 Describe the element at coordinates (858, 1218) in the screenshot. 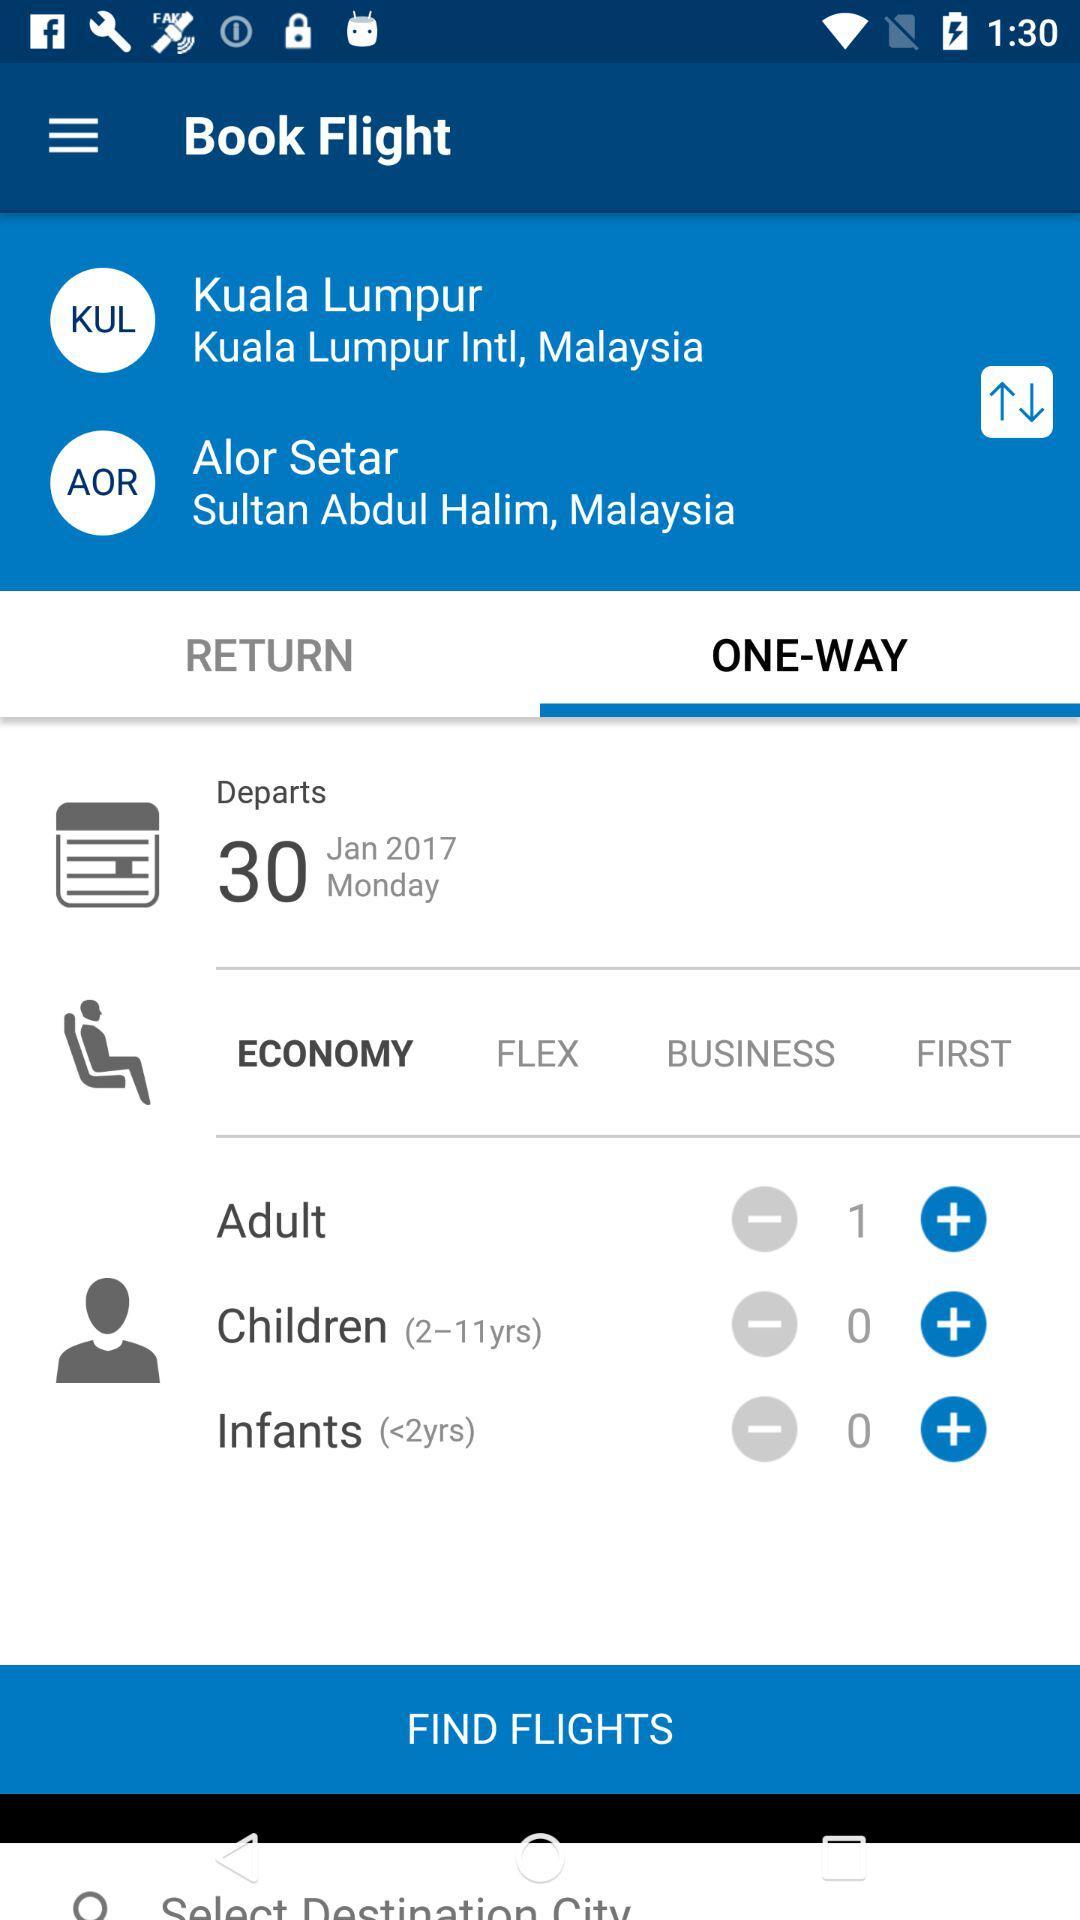

I see `the 1 which is beside the  icon` at that location.